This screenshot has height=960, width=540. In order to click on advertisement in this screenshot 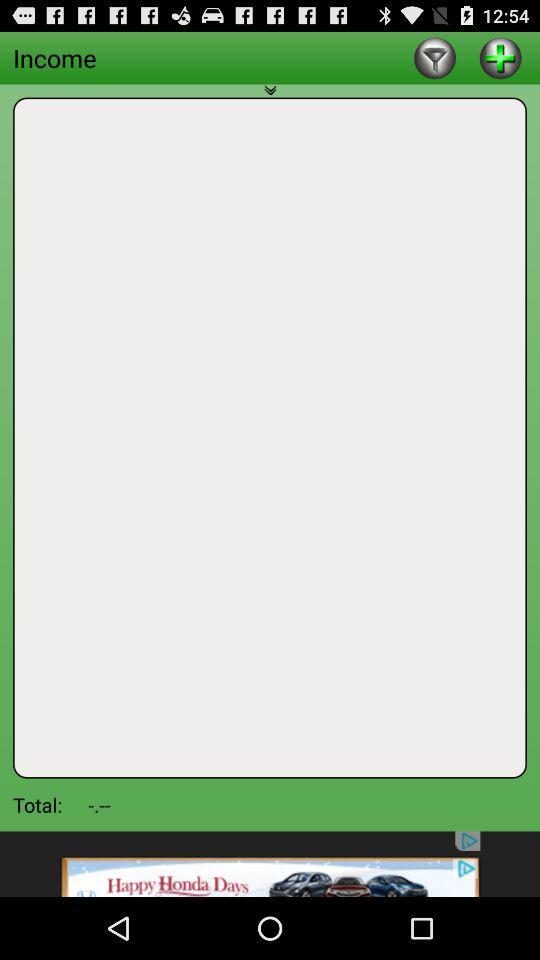, I will do `click(270, 863)`.